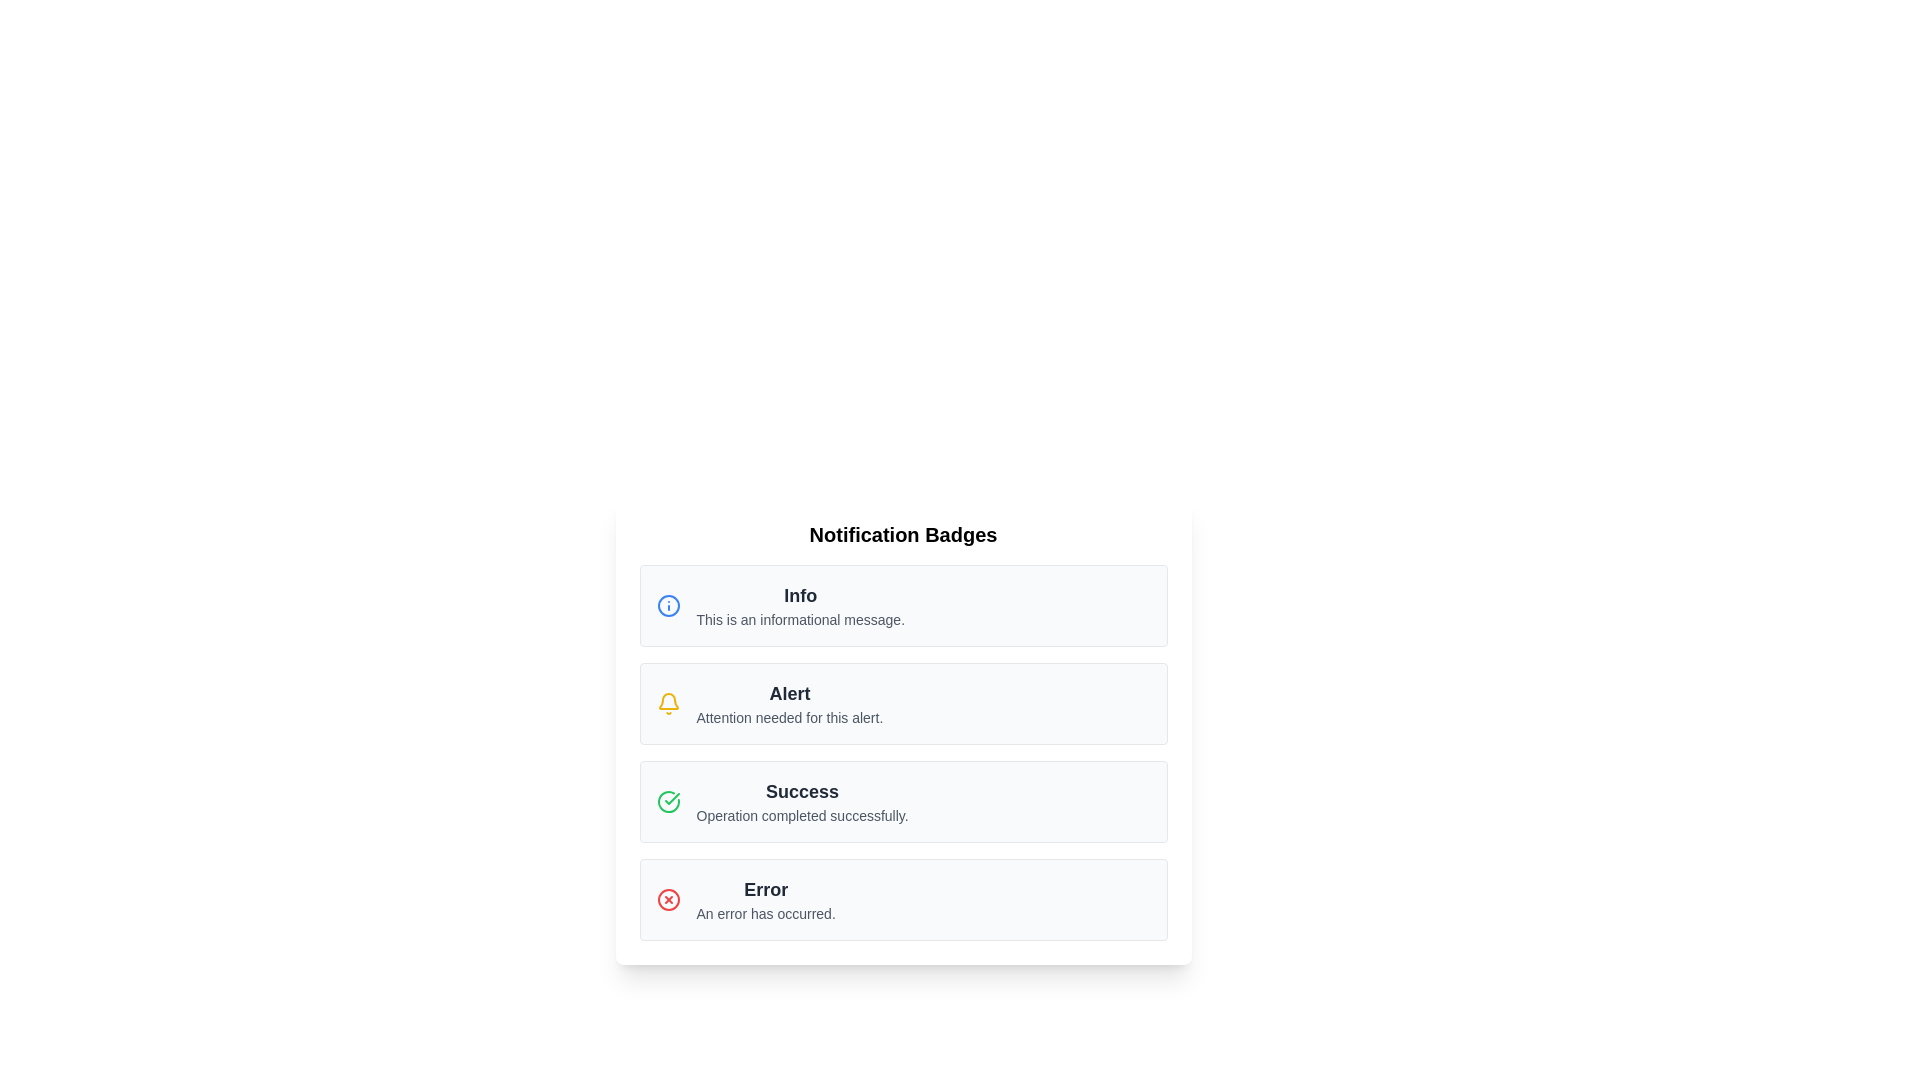 This screenshot has width=1920, height=1080. I want to click on the 'Success' text label styled in bold dark gray, which is located at the top of the notification box preceding the descriptive text 'Operation completed successfully', so click(802, 790).